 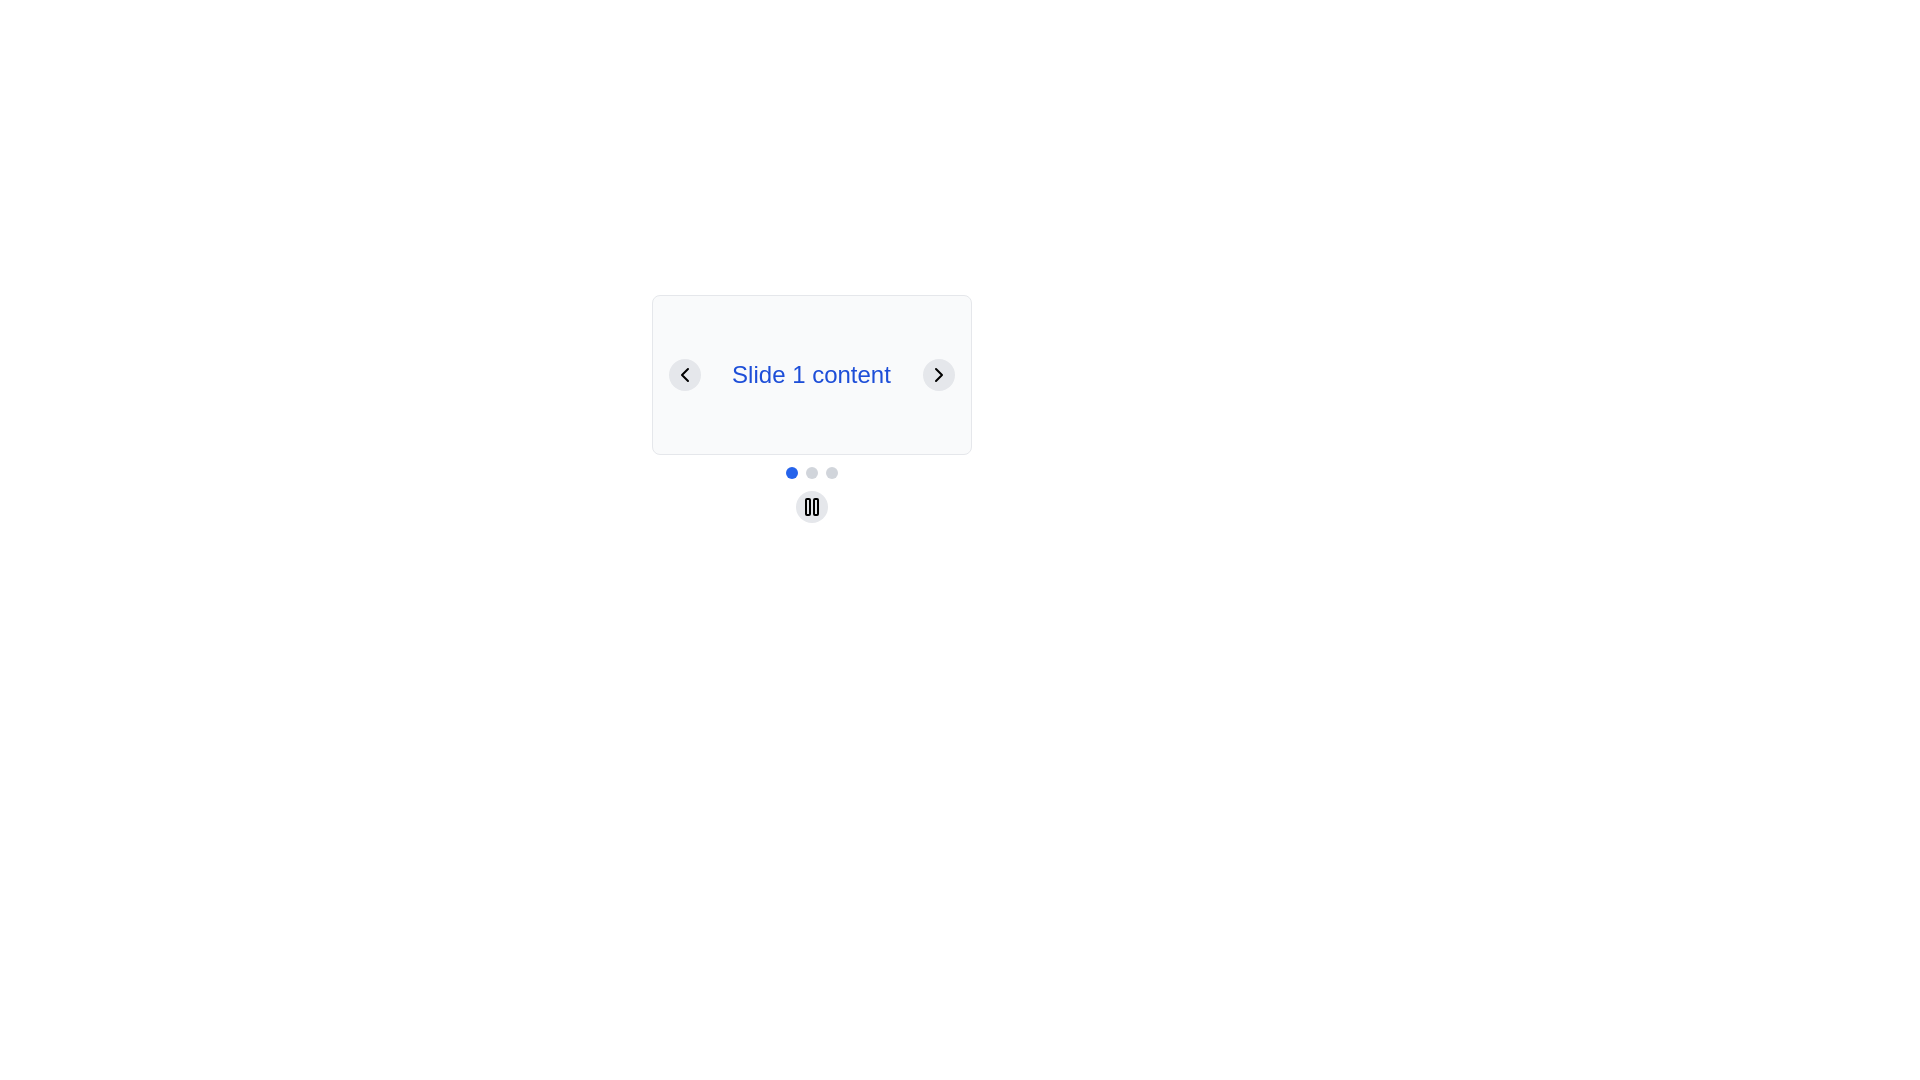 What do you see at coordinates (937, 374) in the screenshot?
I see `the rightward chevron icon in the carousel navigation group` at bounding box center [937, 374].